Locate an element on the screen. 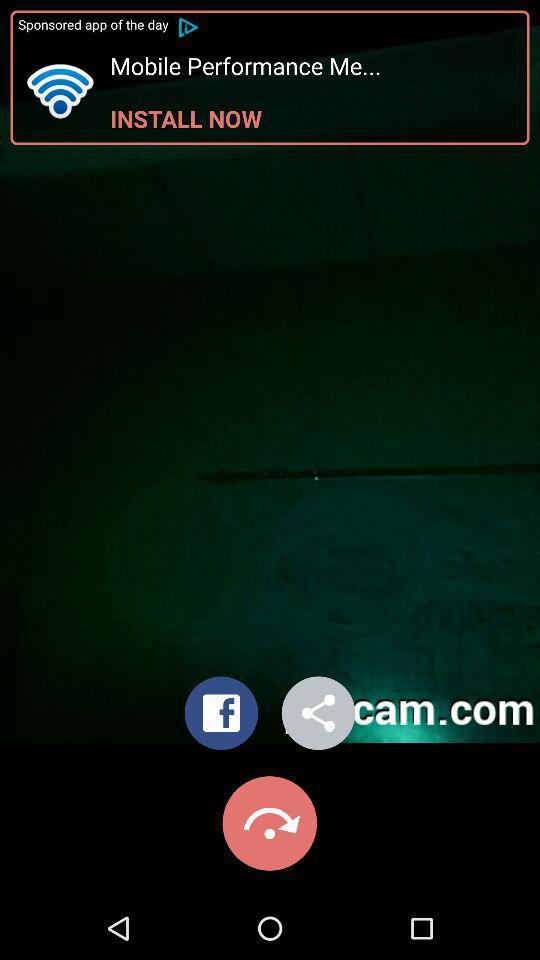 The height and width of the screenshot is (960, 540). the share icon is located at coordinates (318, 717).